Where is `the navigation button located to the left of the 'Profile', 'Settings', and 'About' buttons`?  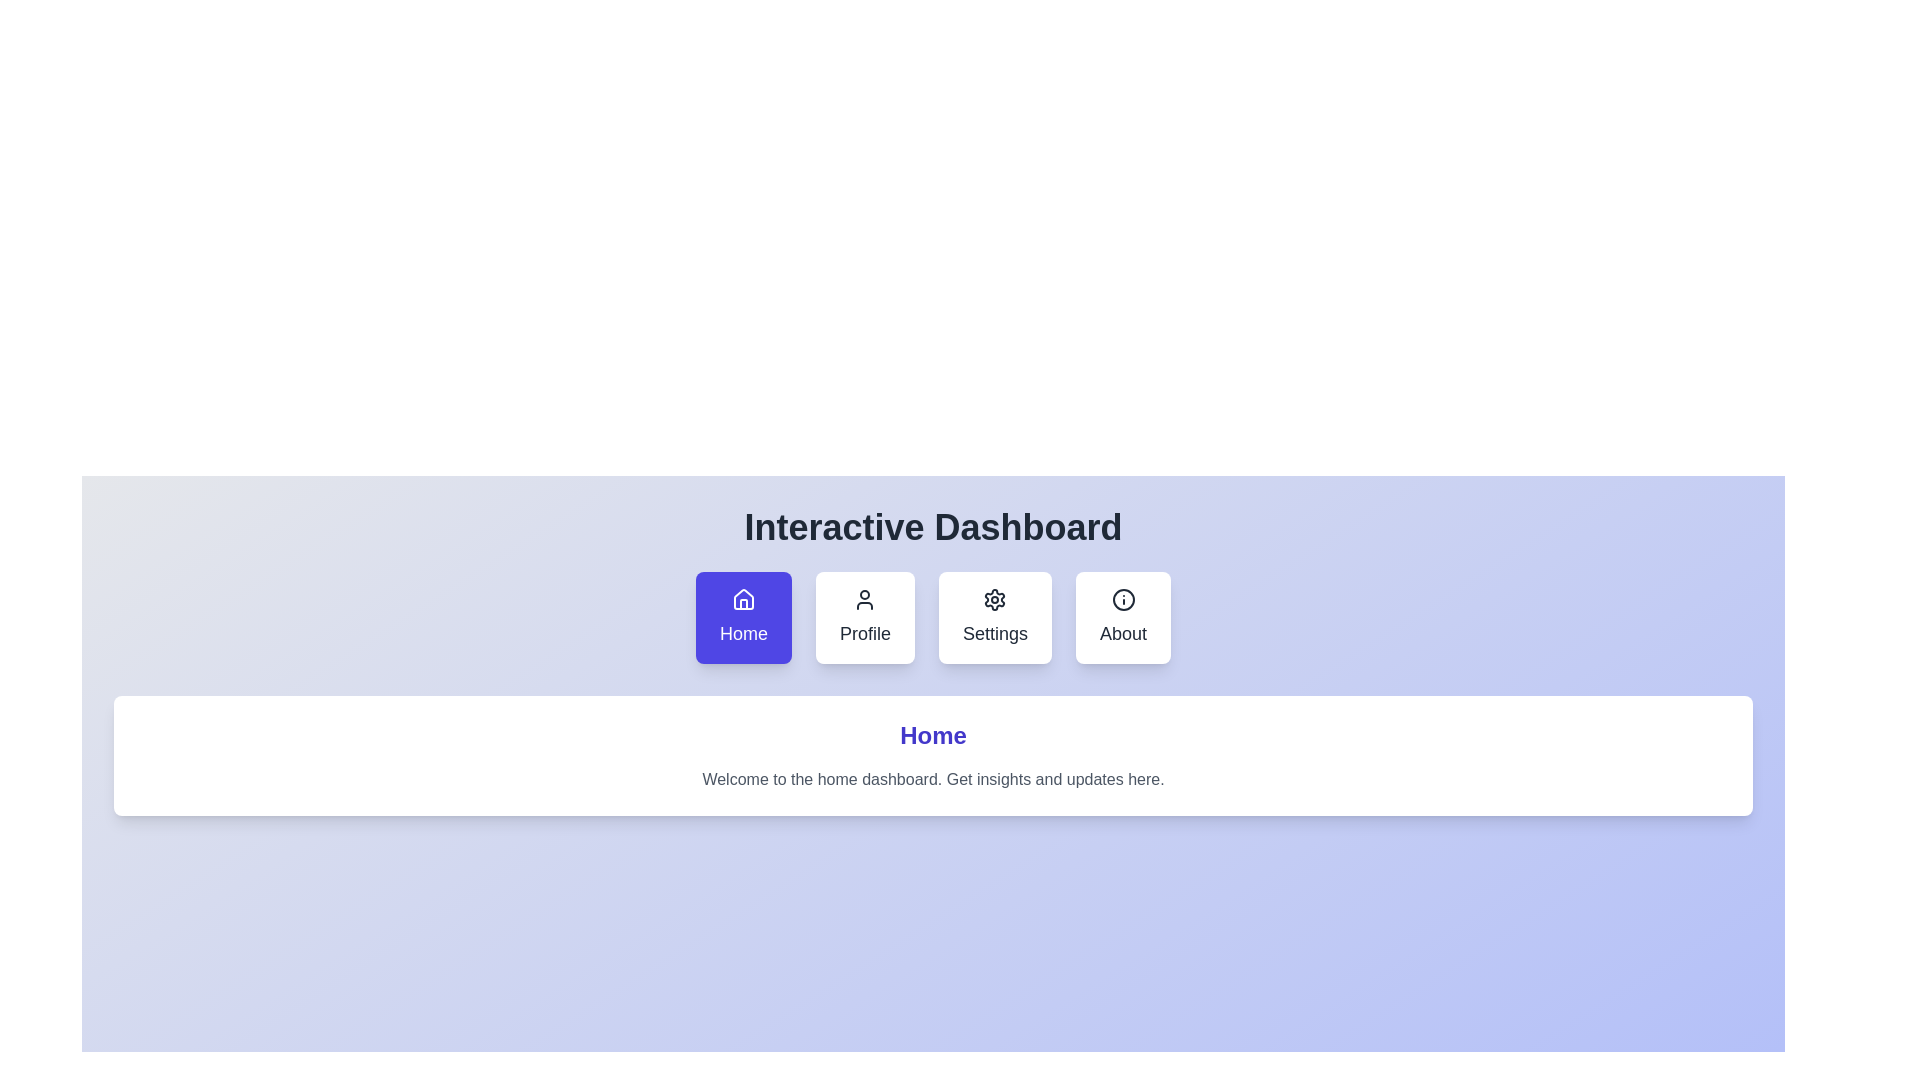 the navigation button located to the left of the 'Profile', 'Settings', and 'About' buttons is located at coordinates (743, 616).